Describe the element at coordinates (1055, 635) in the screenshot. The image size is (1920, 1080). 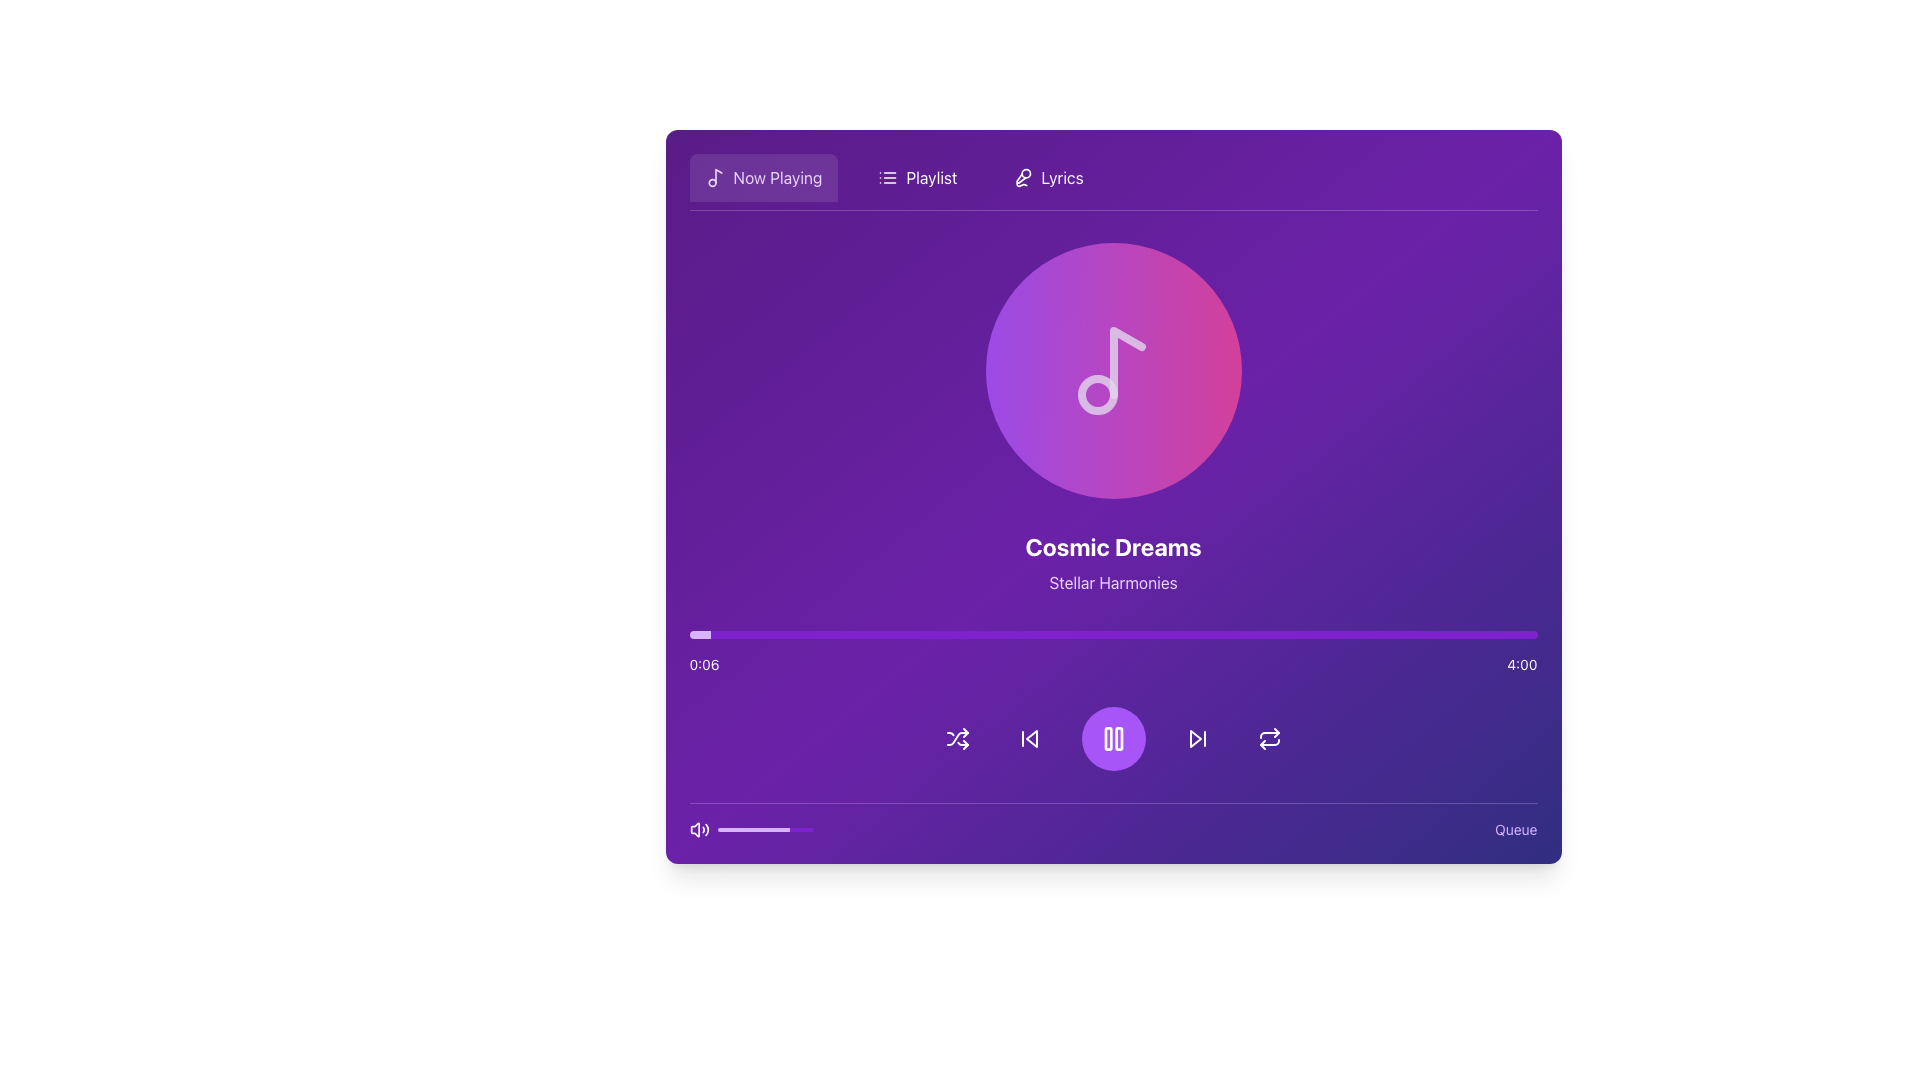
I see `the playback position` at that location.